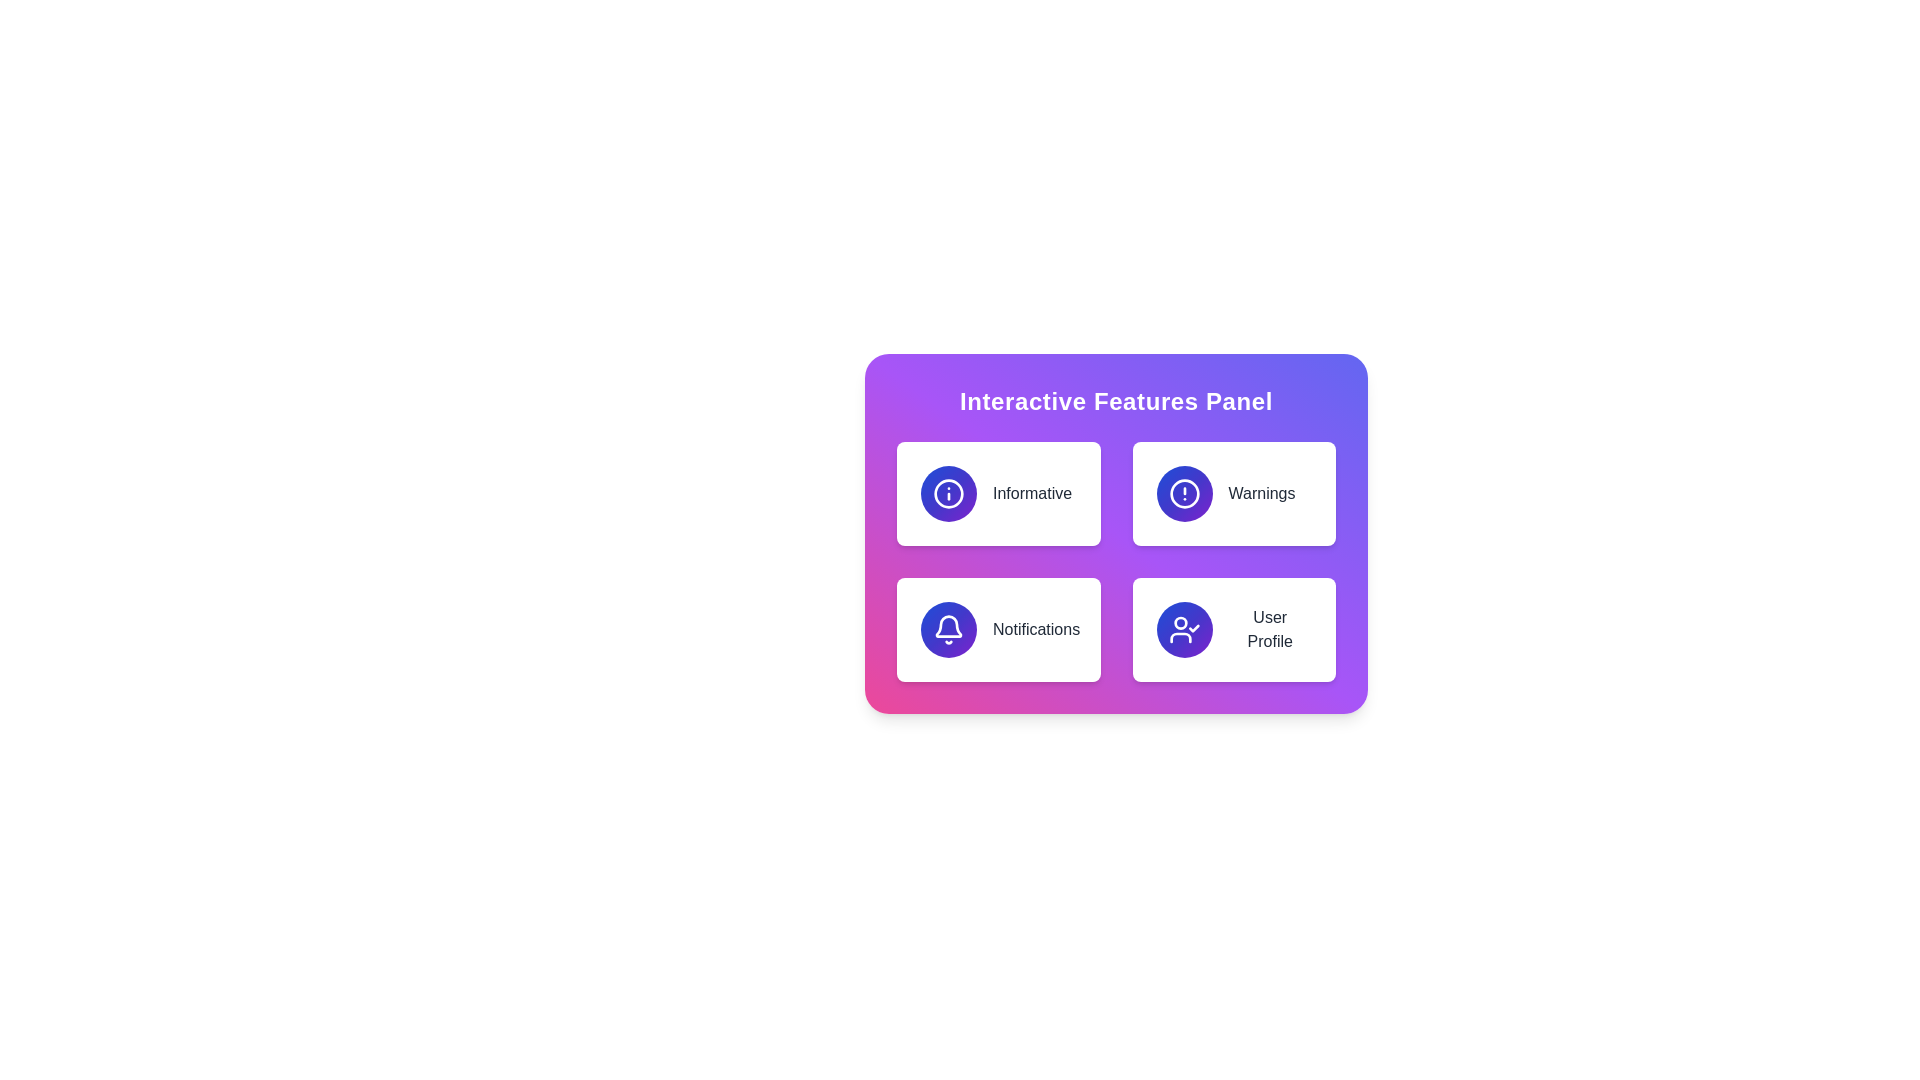  I want to click on the 'Notifications' label located on the bottom-left side of the 'Interactive Features Panel', beneath the bell-shaped icon, so click(1036, 628).